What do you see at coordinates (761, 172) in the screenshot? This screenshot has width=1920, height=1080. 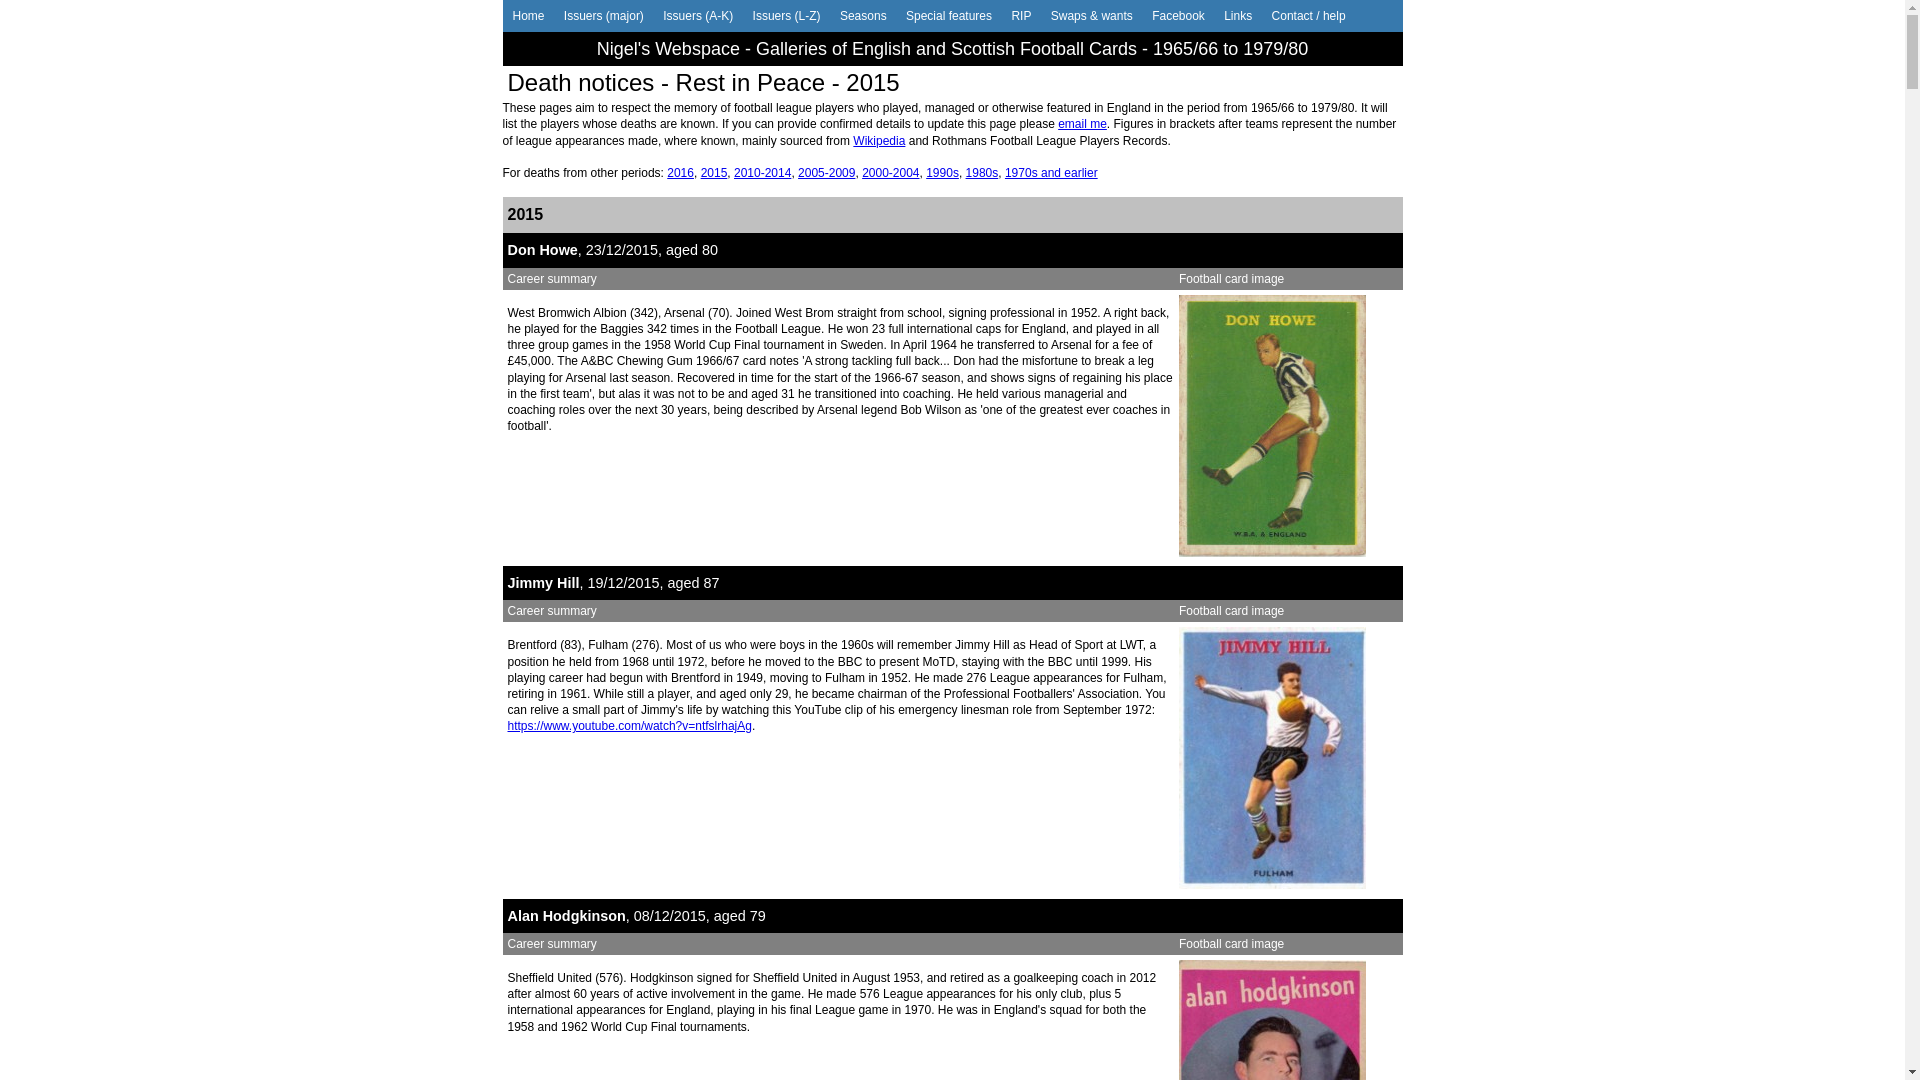 I see `'2010-2014'` at bounding box center [761, 172].